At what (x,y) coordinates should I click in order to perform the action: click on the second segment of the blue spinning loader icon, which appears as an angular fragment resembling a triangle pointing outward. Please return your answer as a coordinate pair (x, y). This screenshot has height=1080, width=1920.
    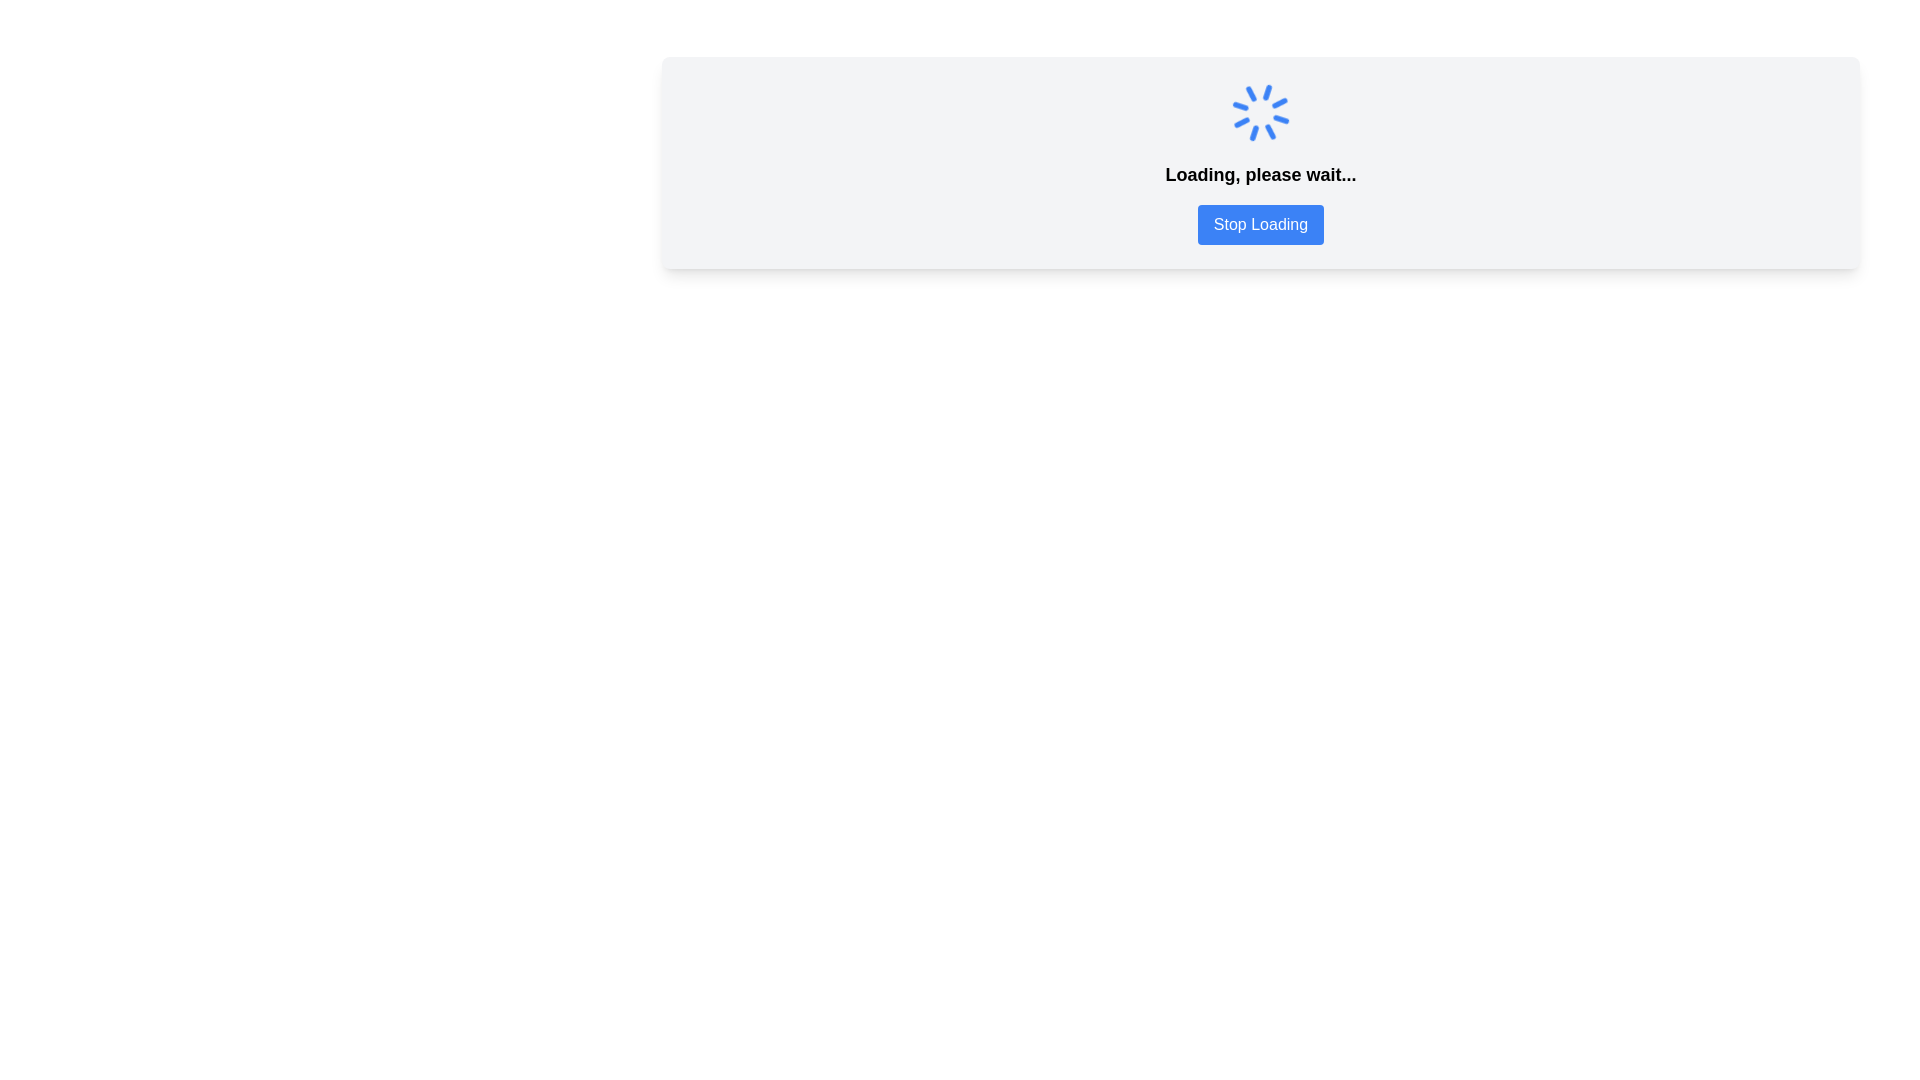
    Looking at the image, I should click on (1252, 132).